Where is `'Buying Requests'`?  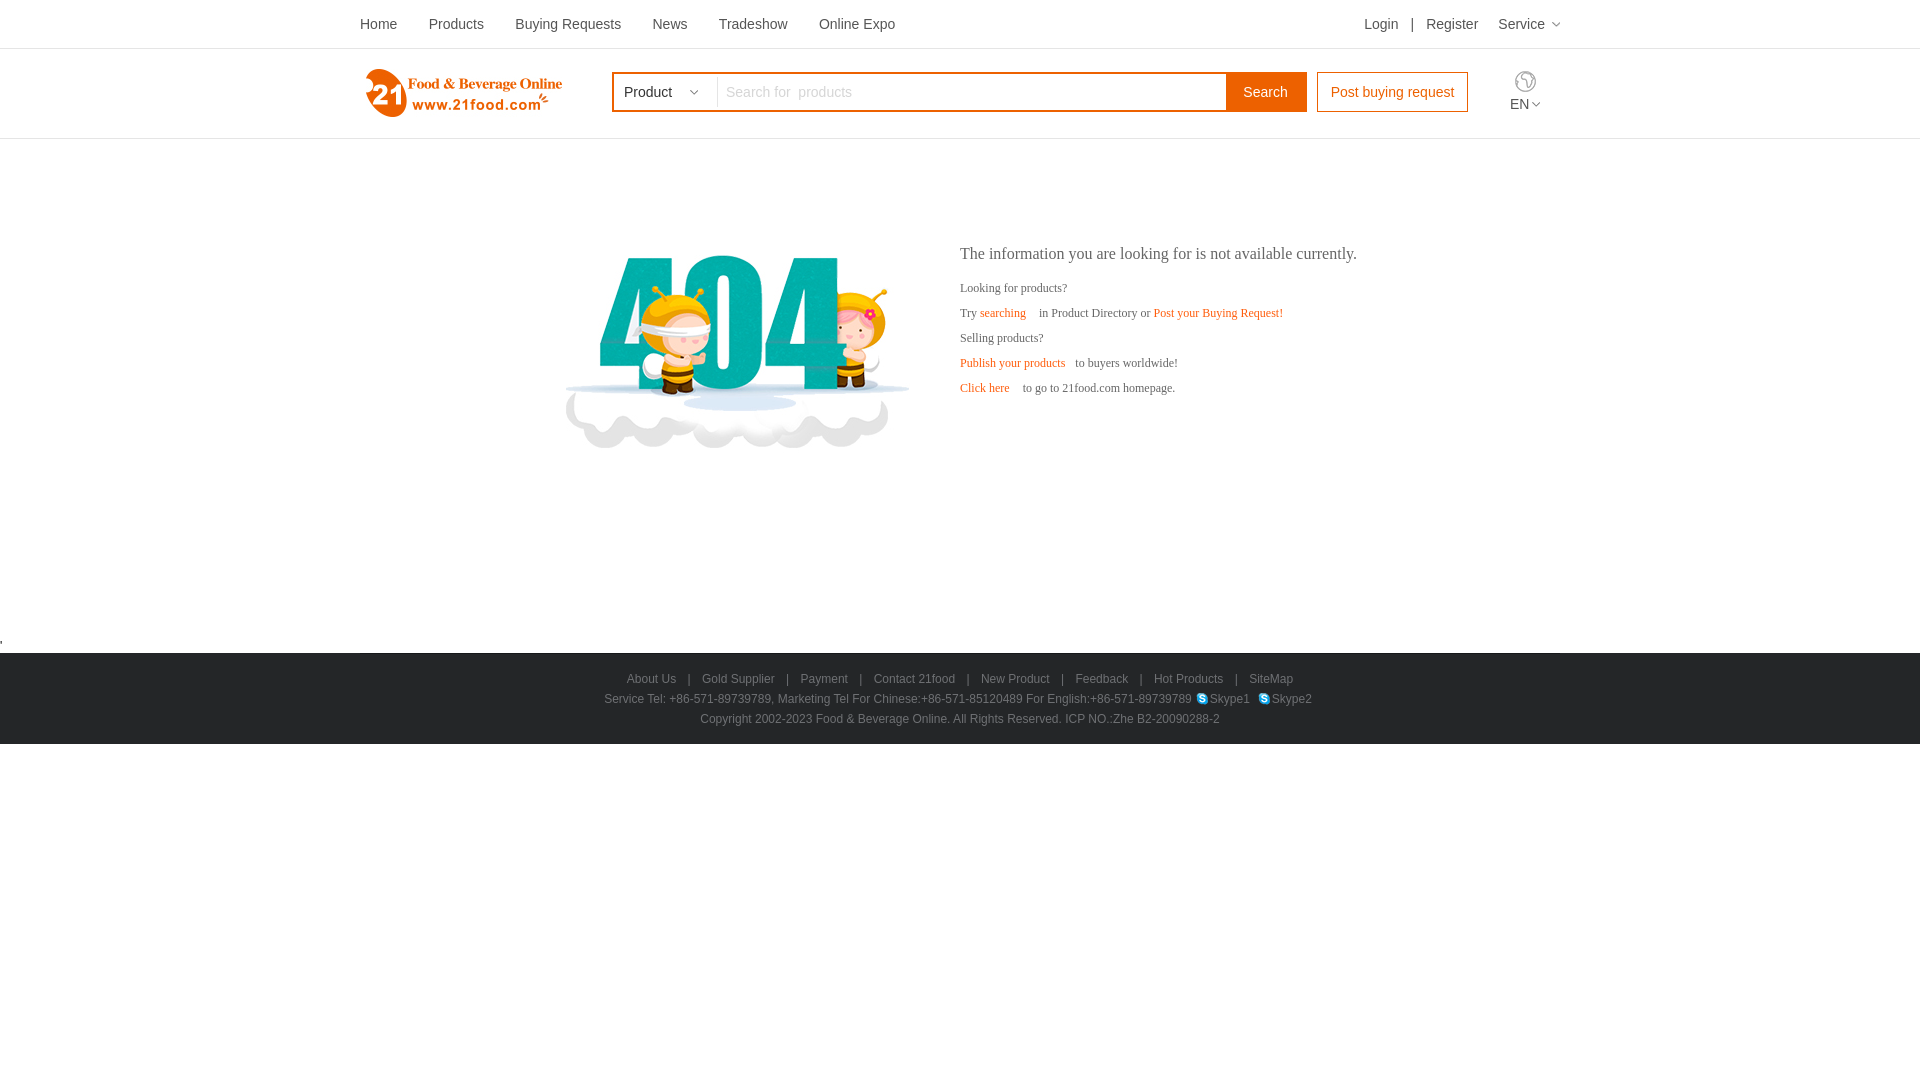 'Buying Requests' is located at coordinates (566, 23).